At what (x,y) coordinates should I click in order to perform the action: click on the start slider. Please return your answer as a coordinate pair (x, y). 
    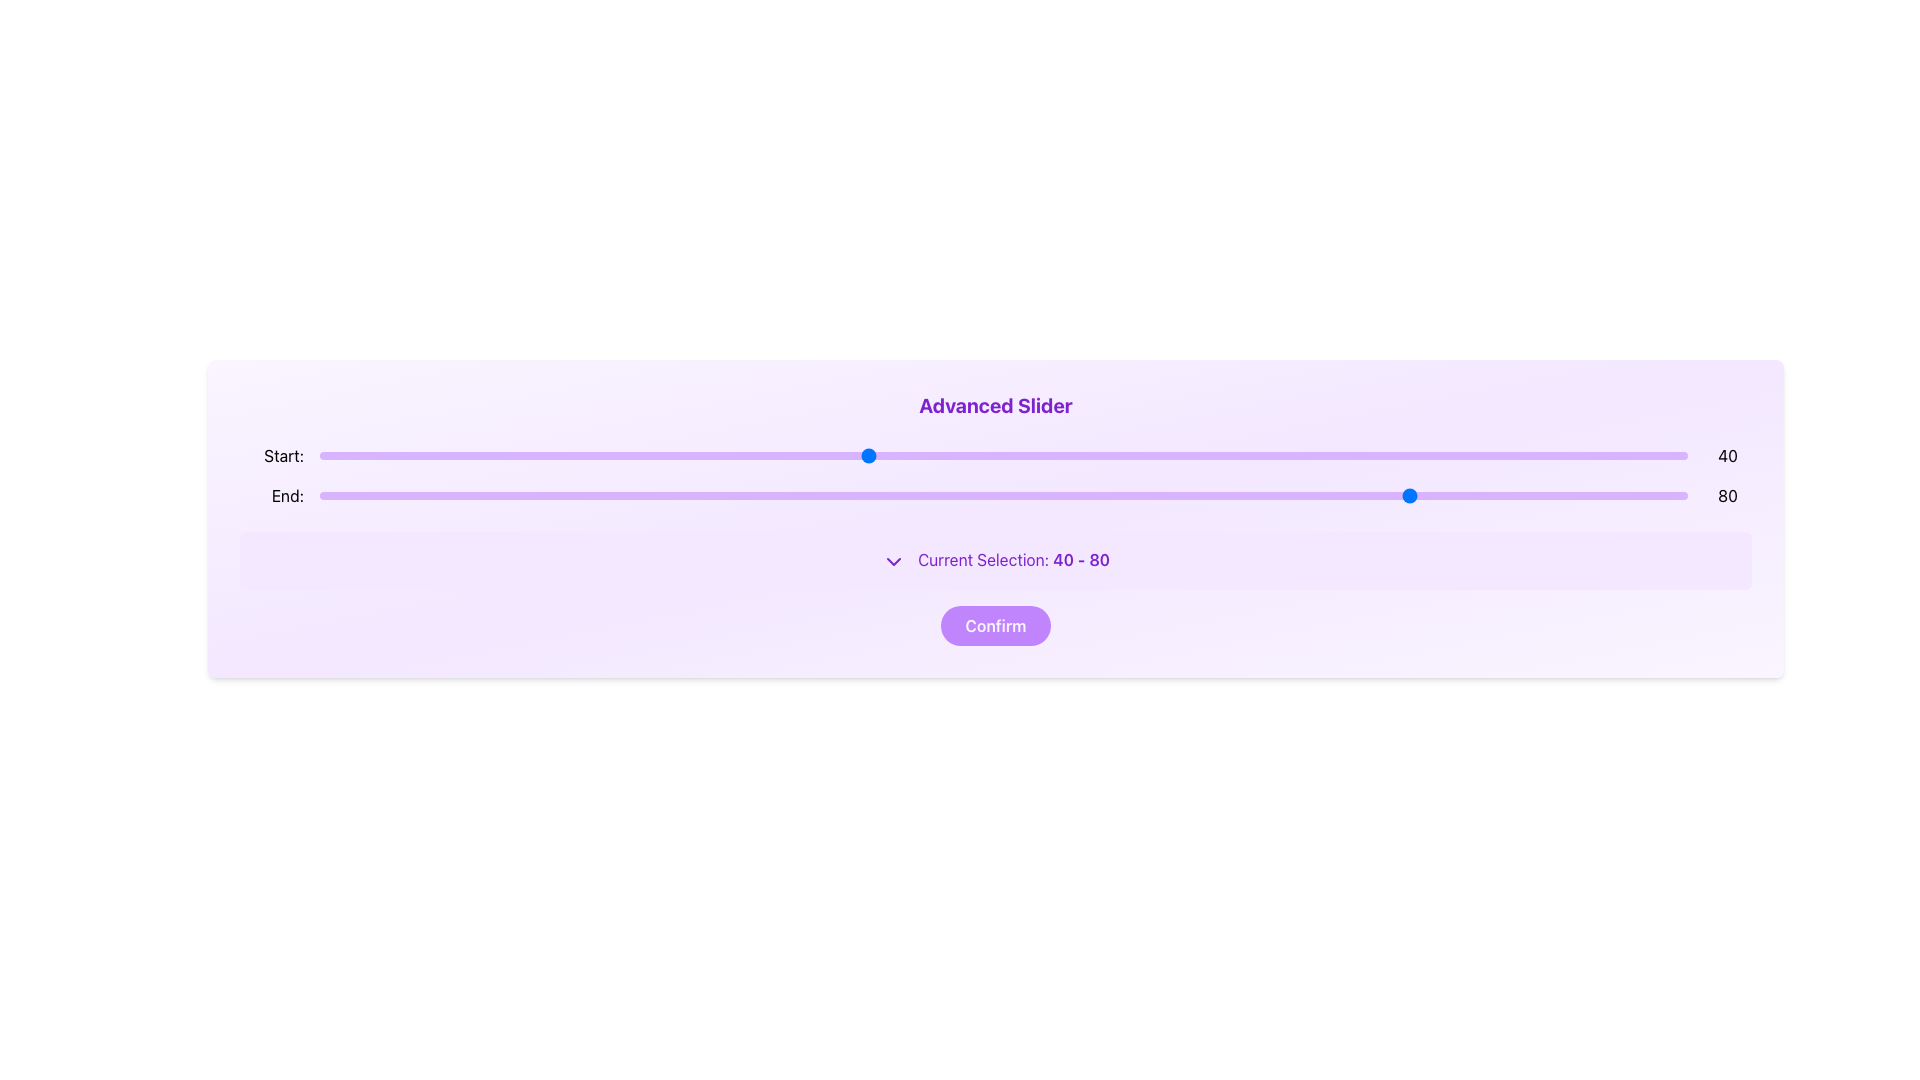
    Looking at the image, I should click on (401, 455).